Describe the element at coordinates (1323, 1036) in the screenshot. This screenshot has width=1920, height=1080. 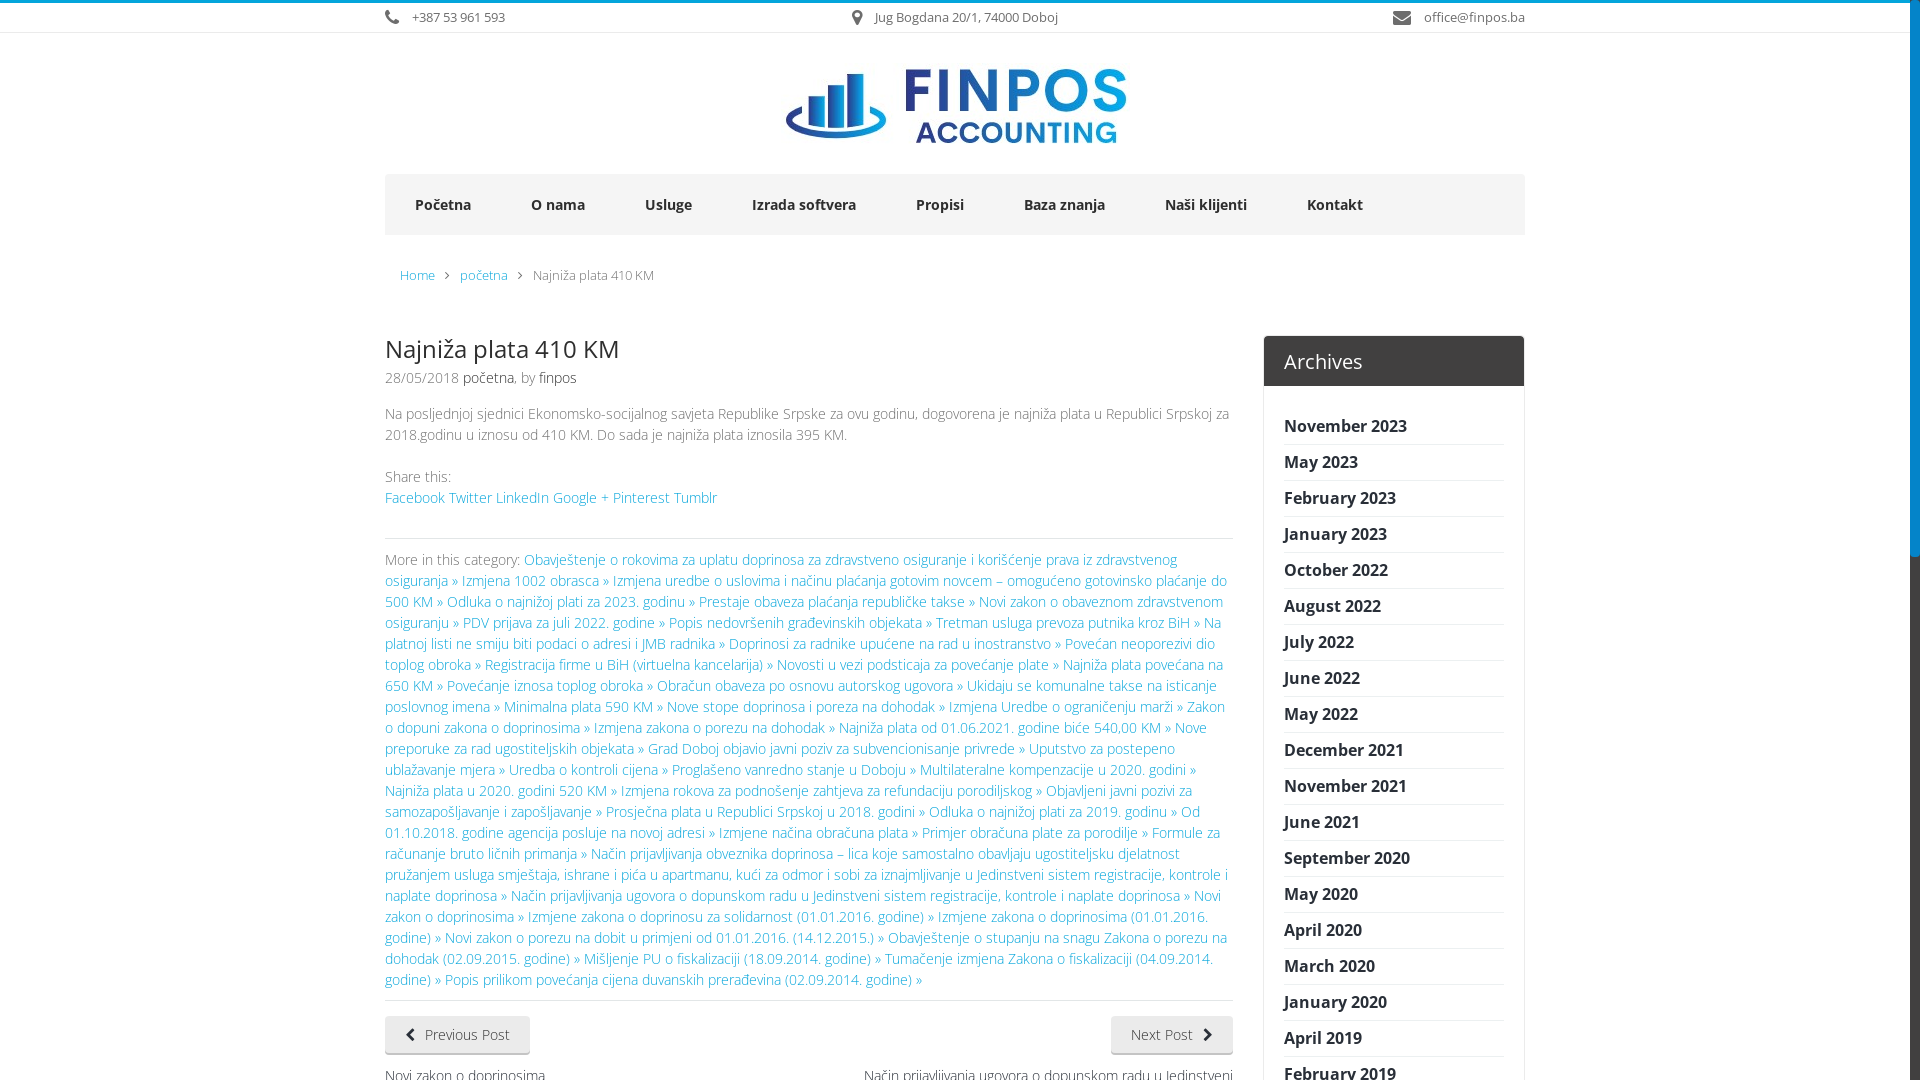
I see `'April 2019'` at that location.